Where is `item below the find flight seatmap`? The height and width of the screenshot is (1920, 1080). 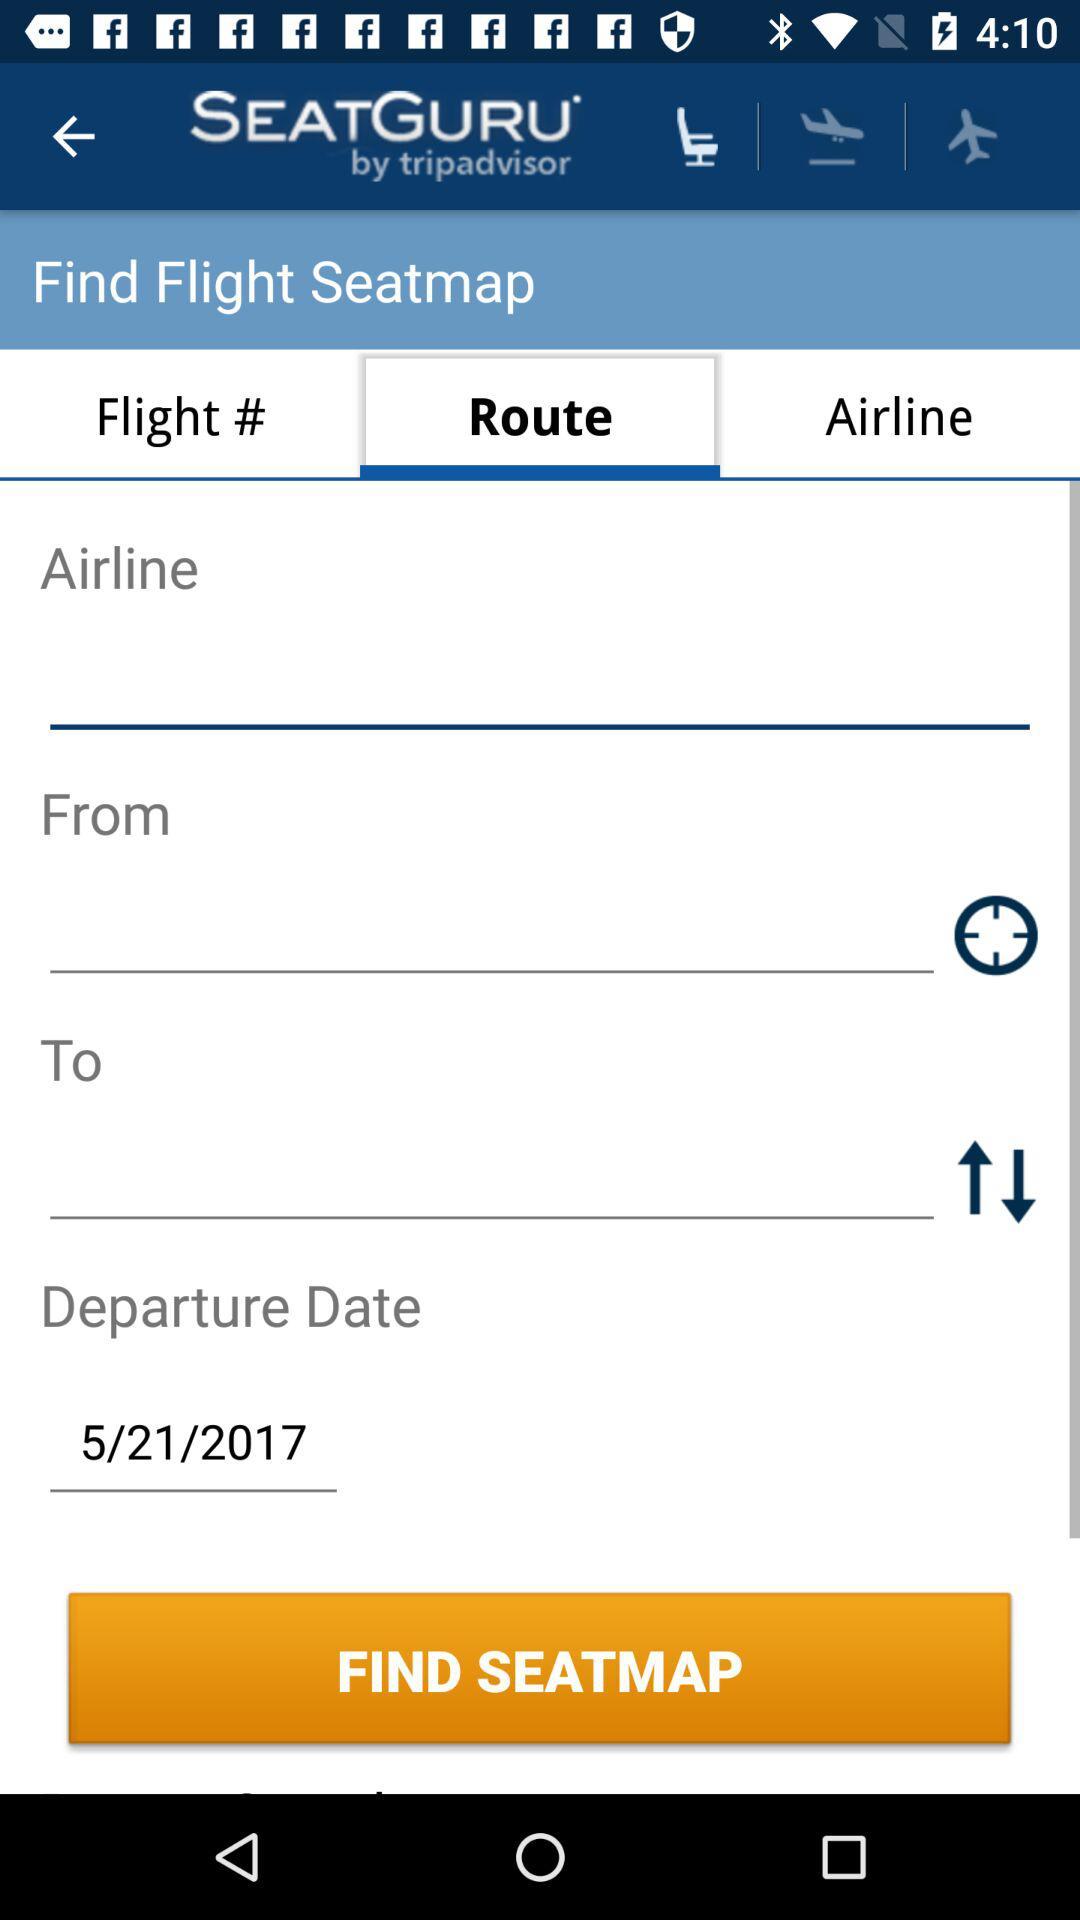 item below the find flight seatmap is located at coordinates (540, 414).